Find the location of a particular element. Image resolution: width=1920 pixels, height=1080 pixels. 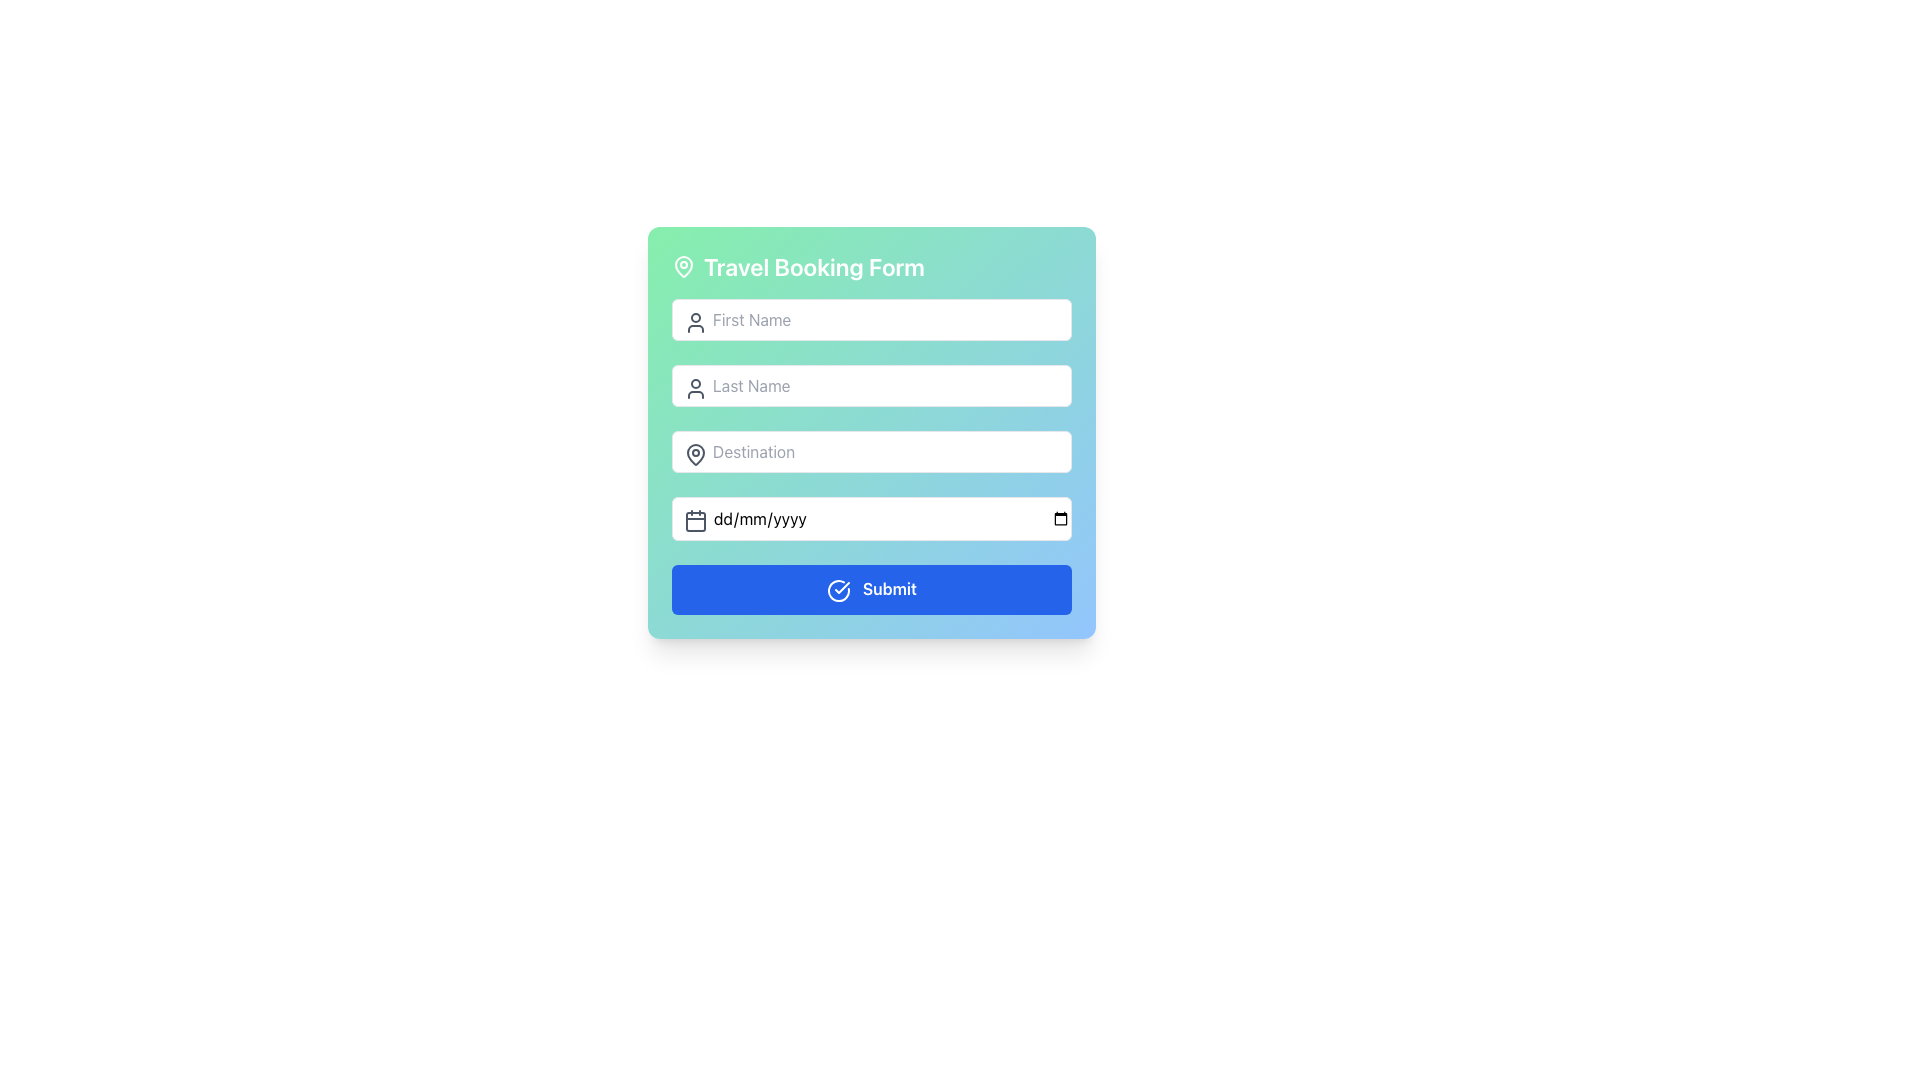

the 'Submit' button with a blue background and a white checkmark icon at the bottom of the 'Travel Booking Form' is located at coordinates (872, 588).